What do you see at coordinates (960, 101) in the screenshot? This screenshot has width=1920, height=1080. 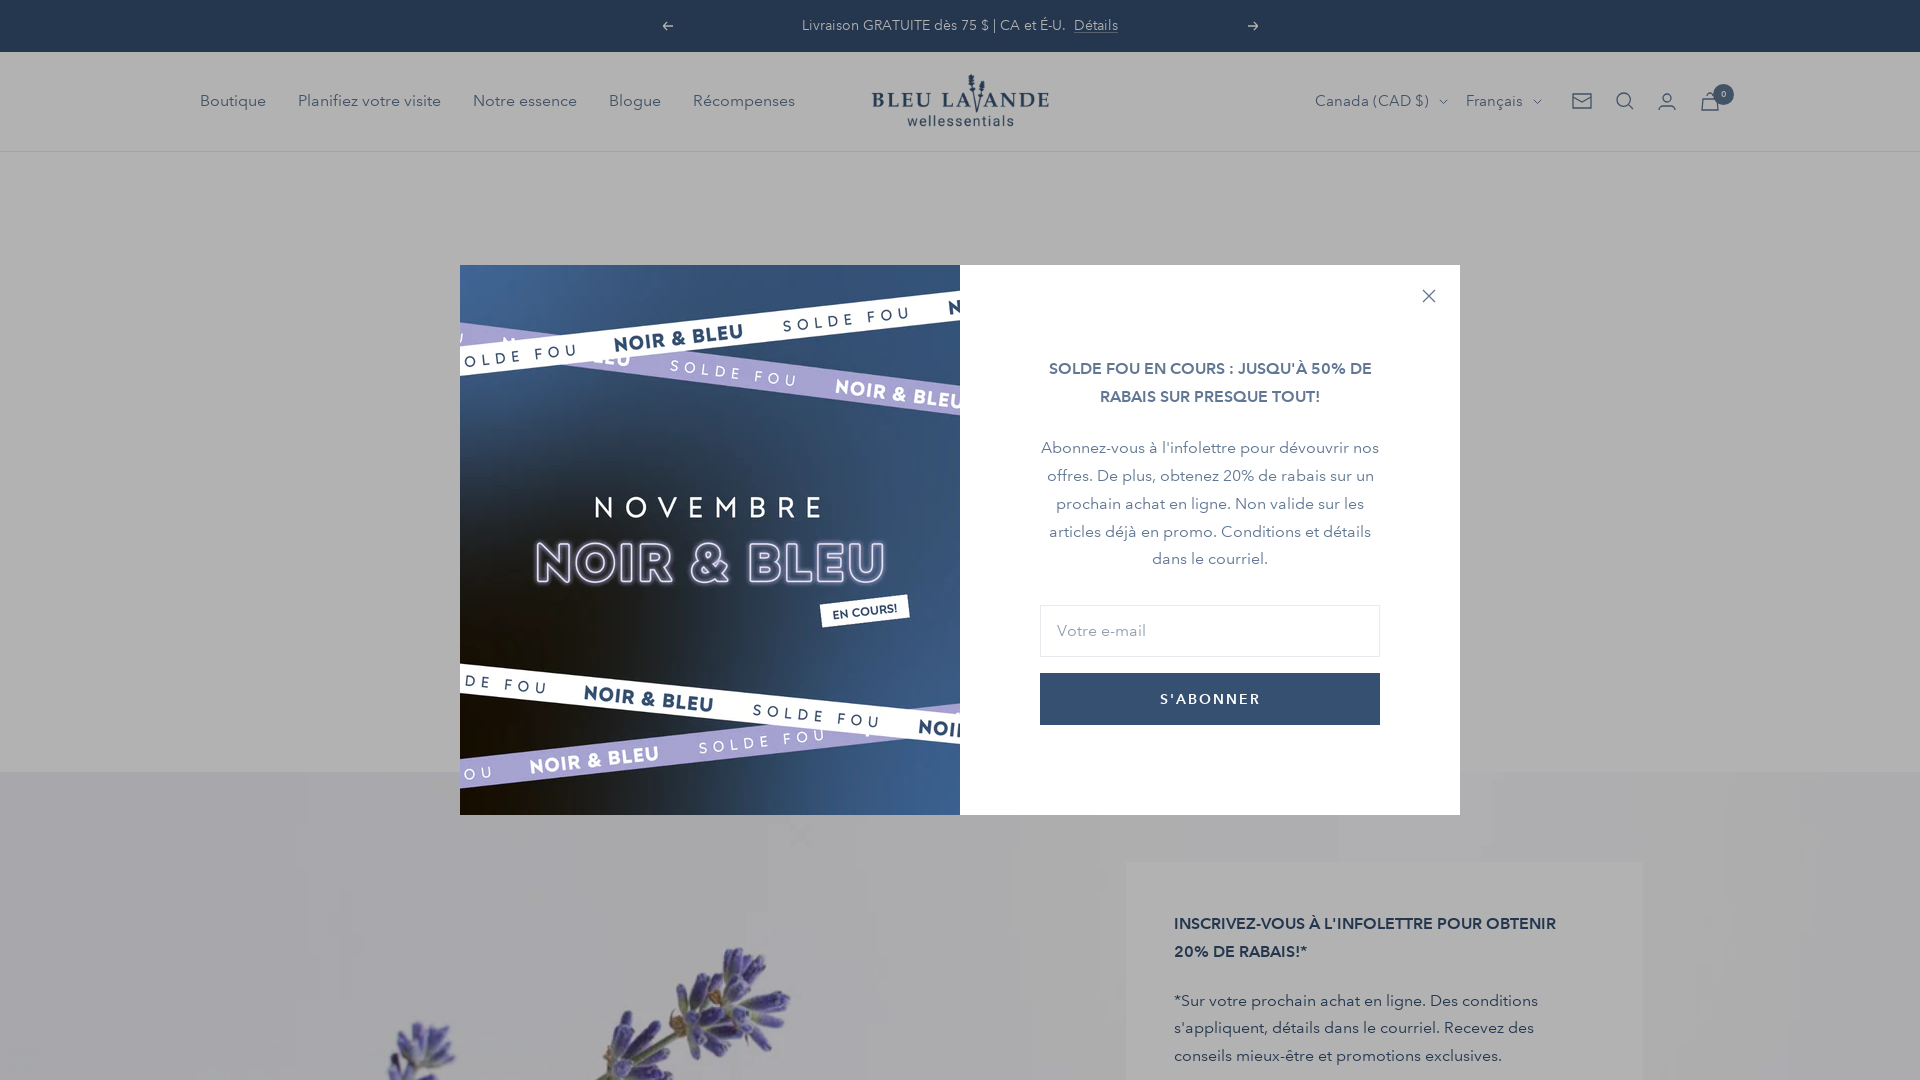 I see `'Bleu Lavande'` at bounding box center [960, 101].